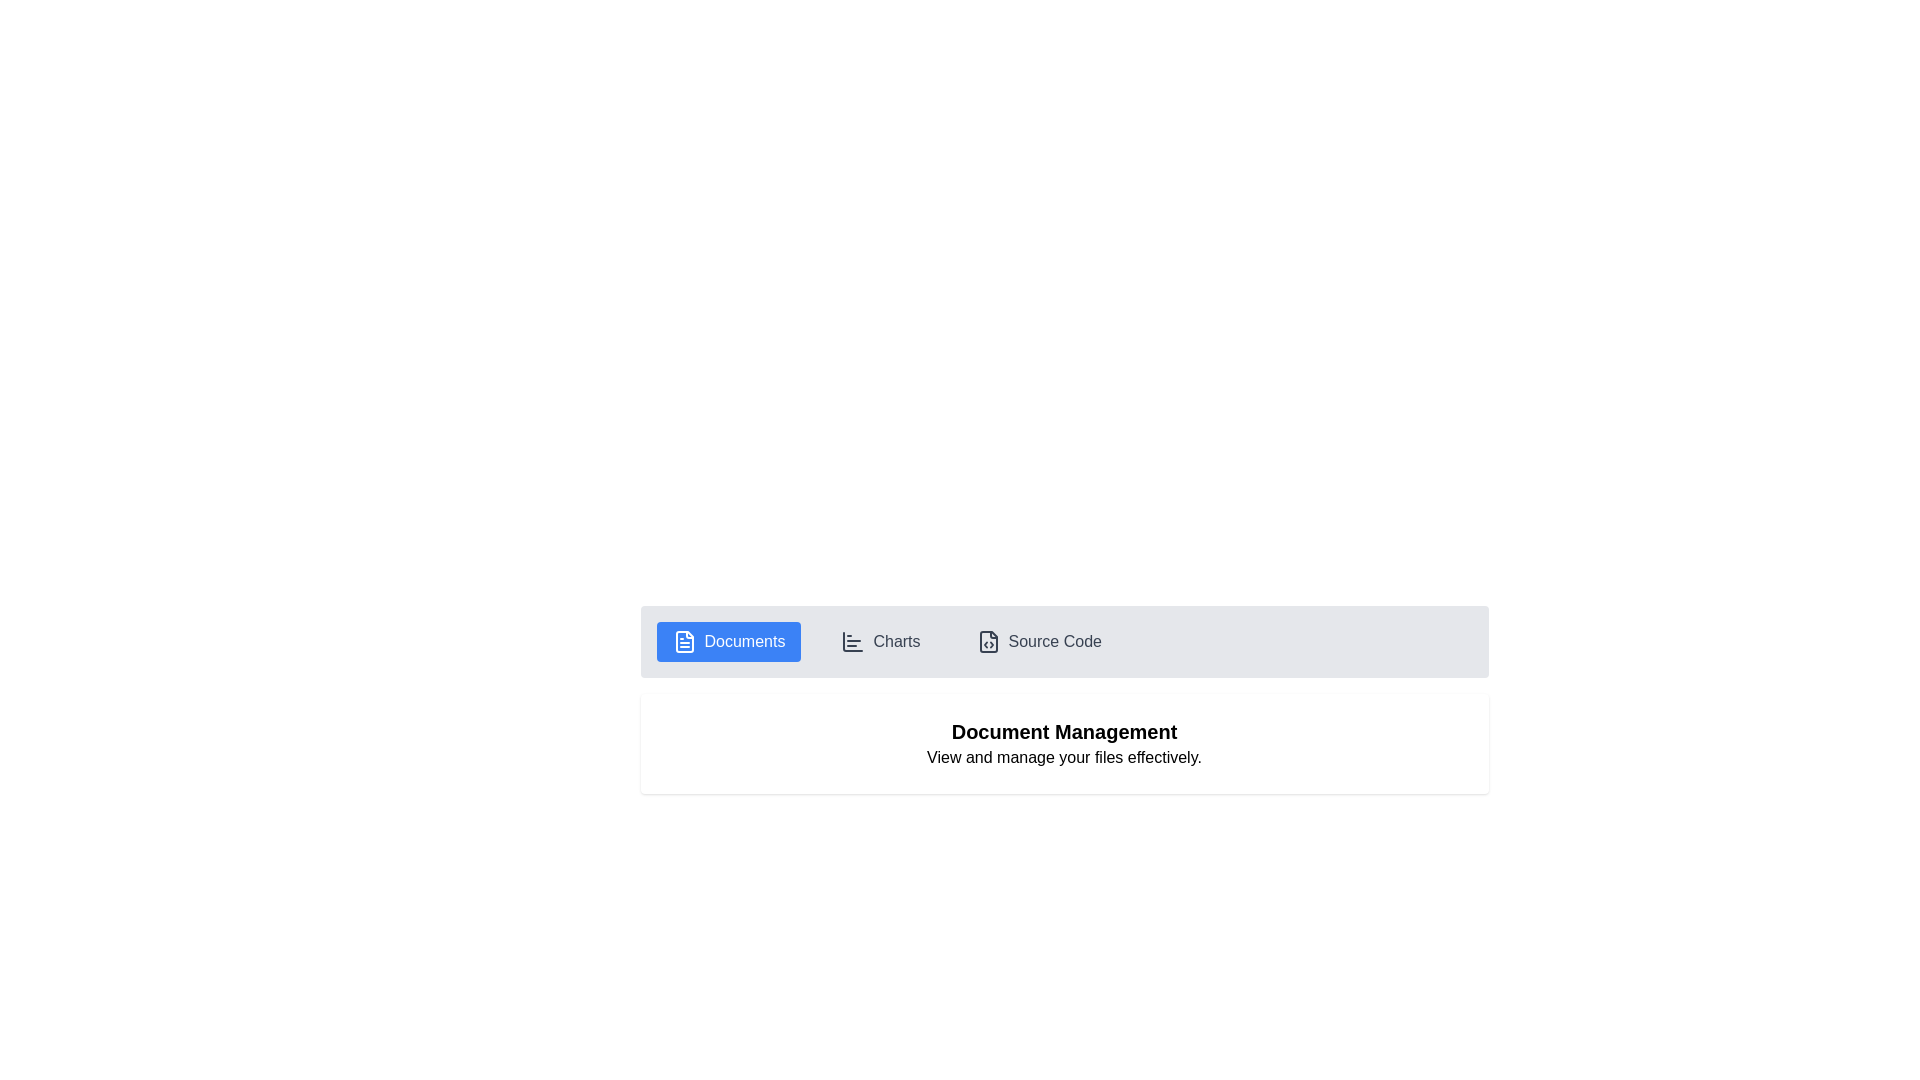  Describe the element at coordinates (880, 641) in the screenshot. I see `the 'Charts' menu item button, which is the second item in a horizontal navigation bar, to observe the background color change effect` at that location.